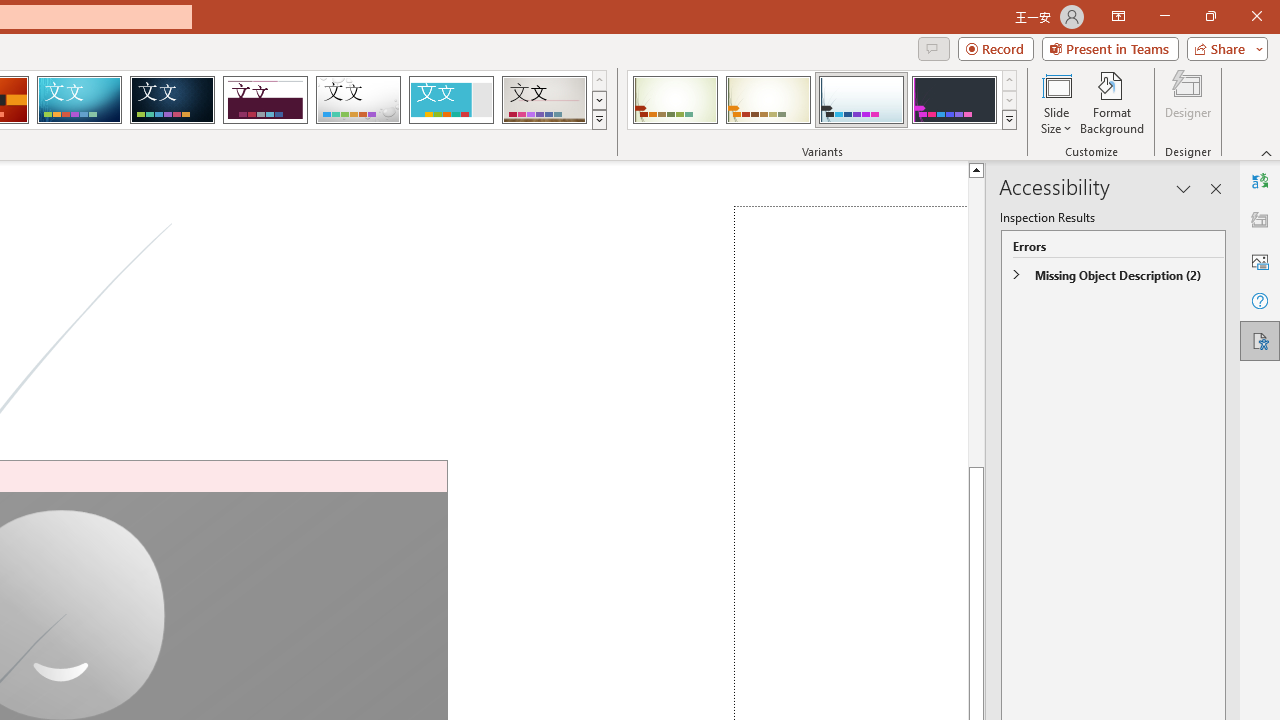 This screenshot has width=1280, height=720. What do you see at coordinates (450, 100) in the screenshot?
I see `'Frame'` at bounding box center [450, 100].